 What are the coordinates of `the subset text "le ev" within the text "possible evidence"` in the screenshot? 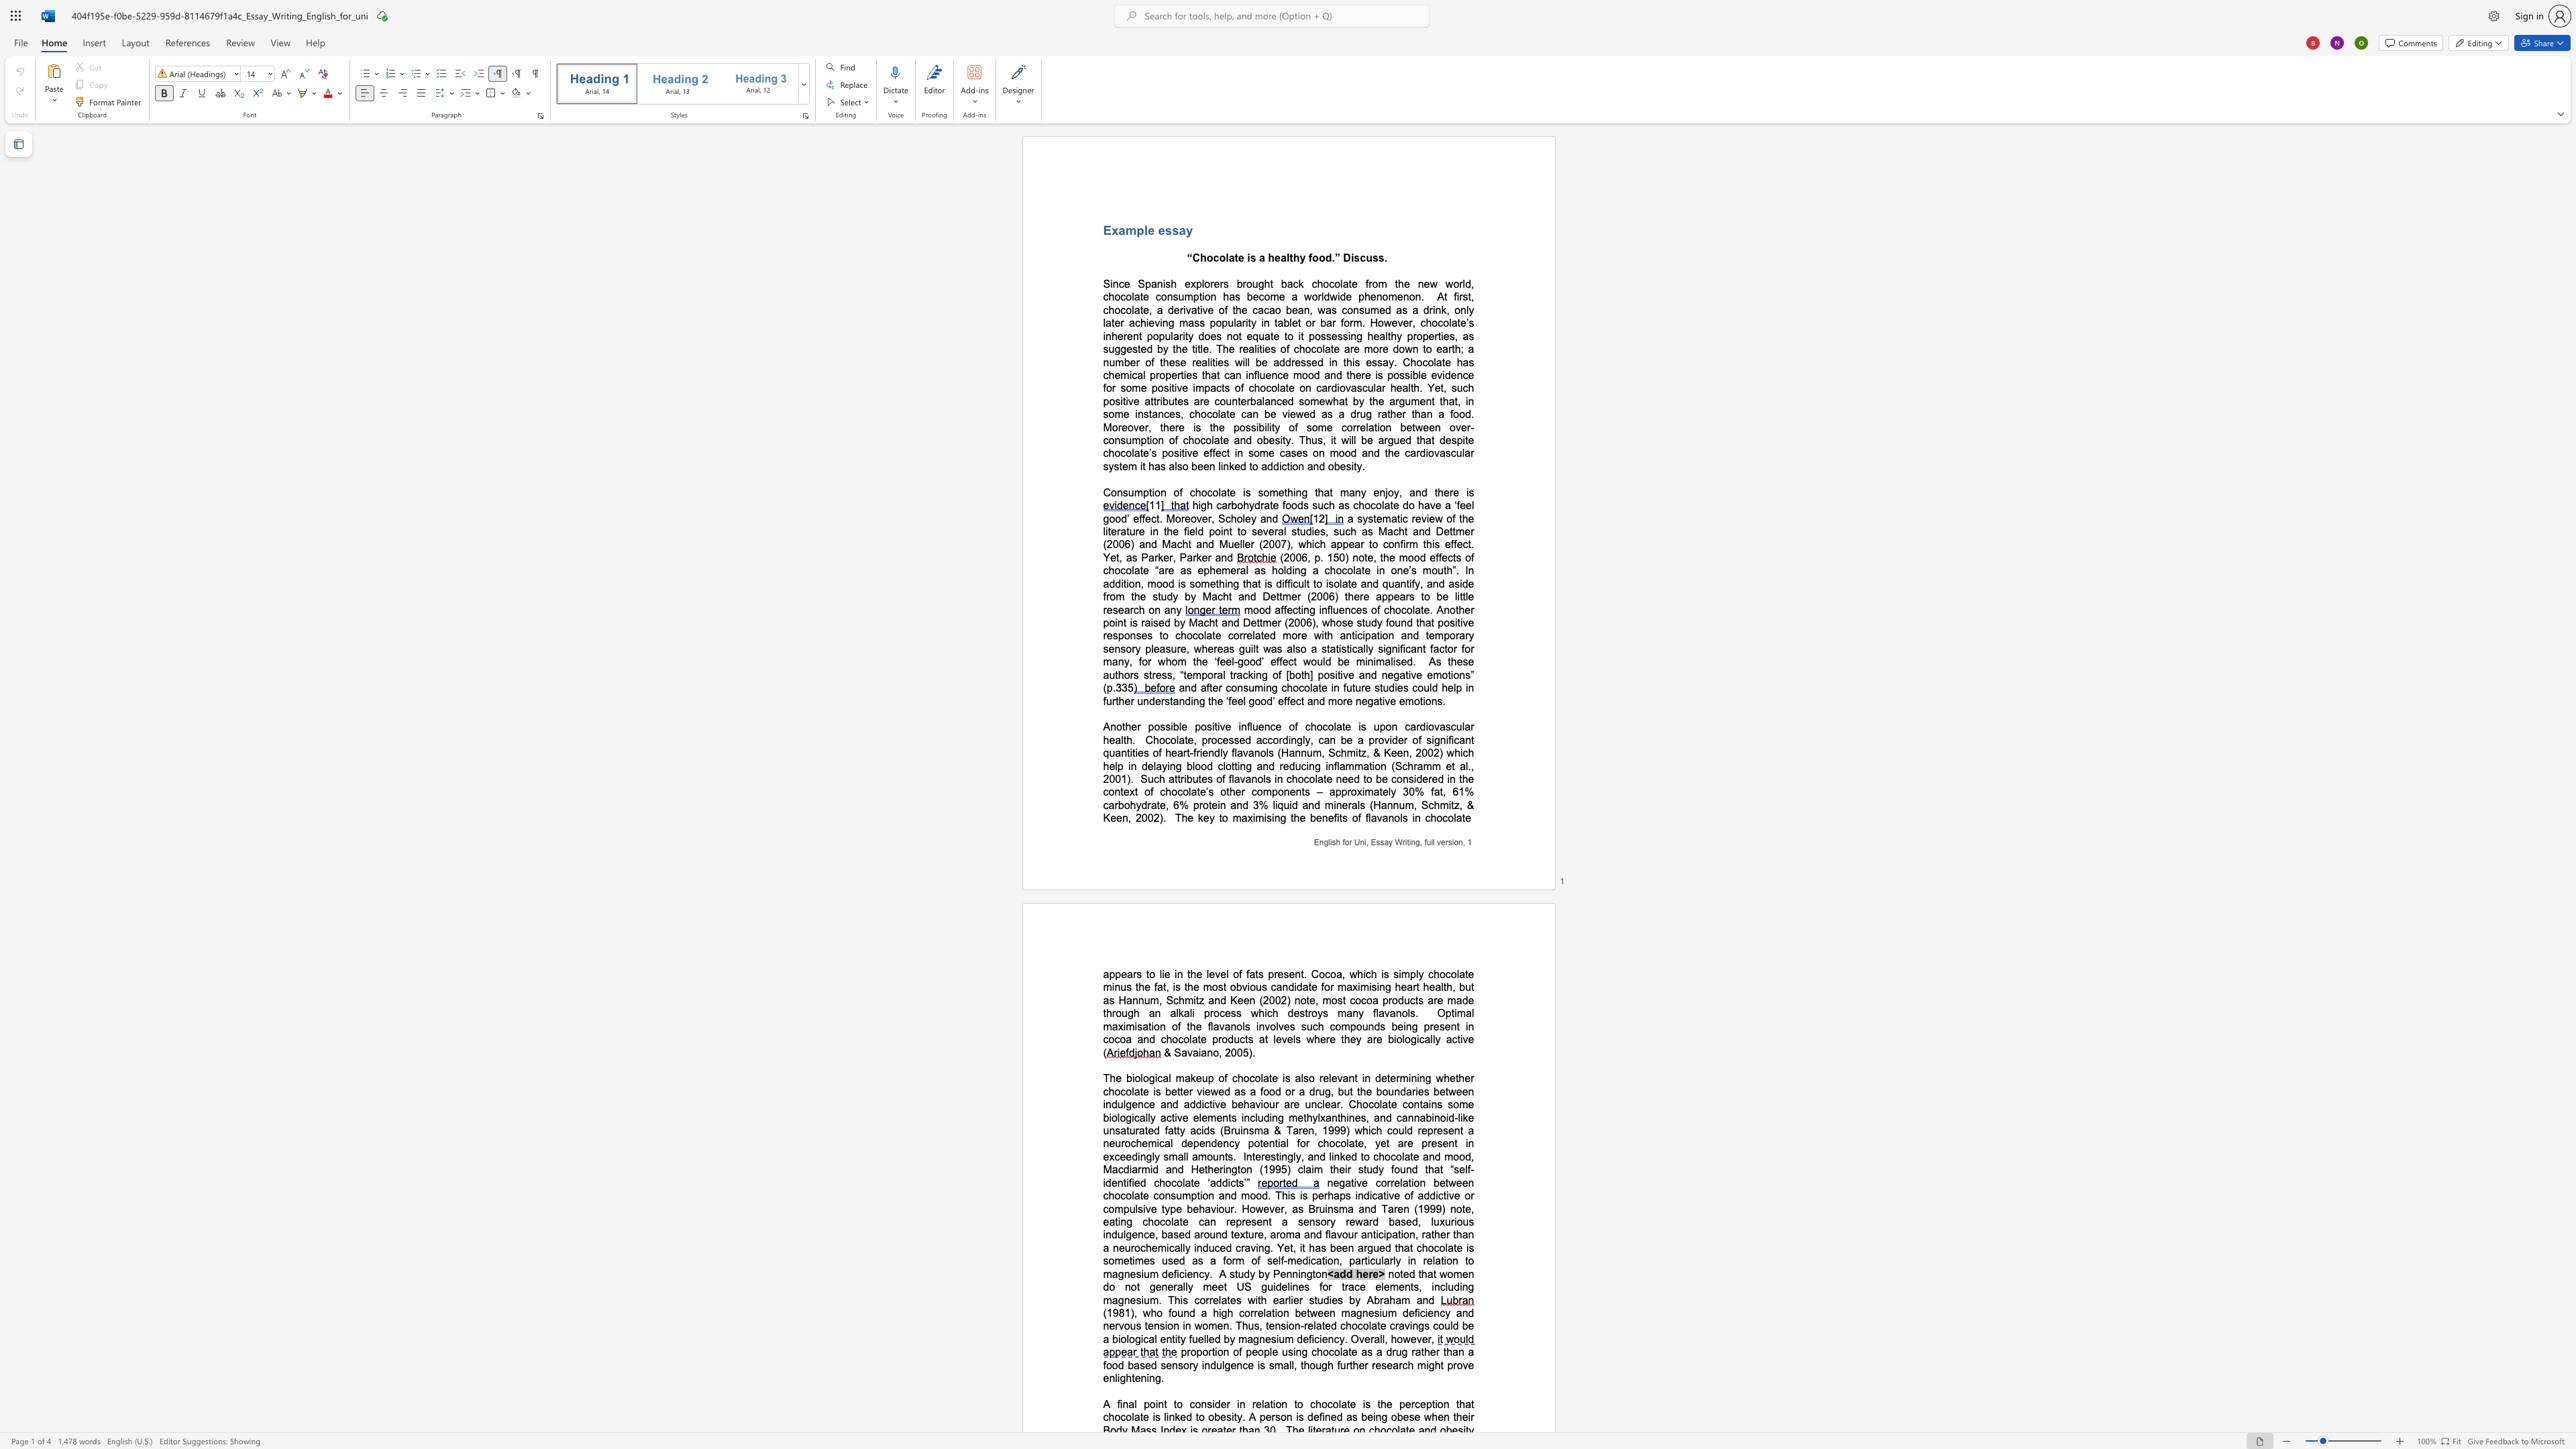 It's located at (1417, 374).